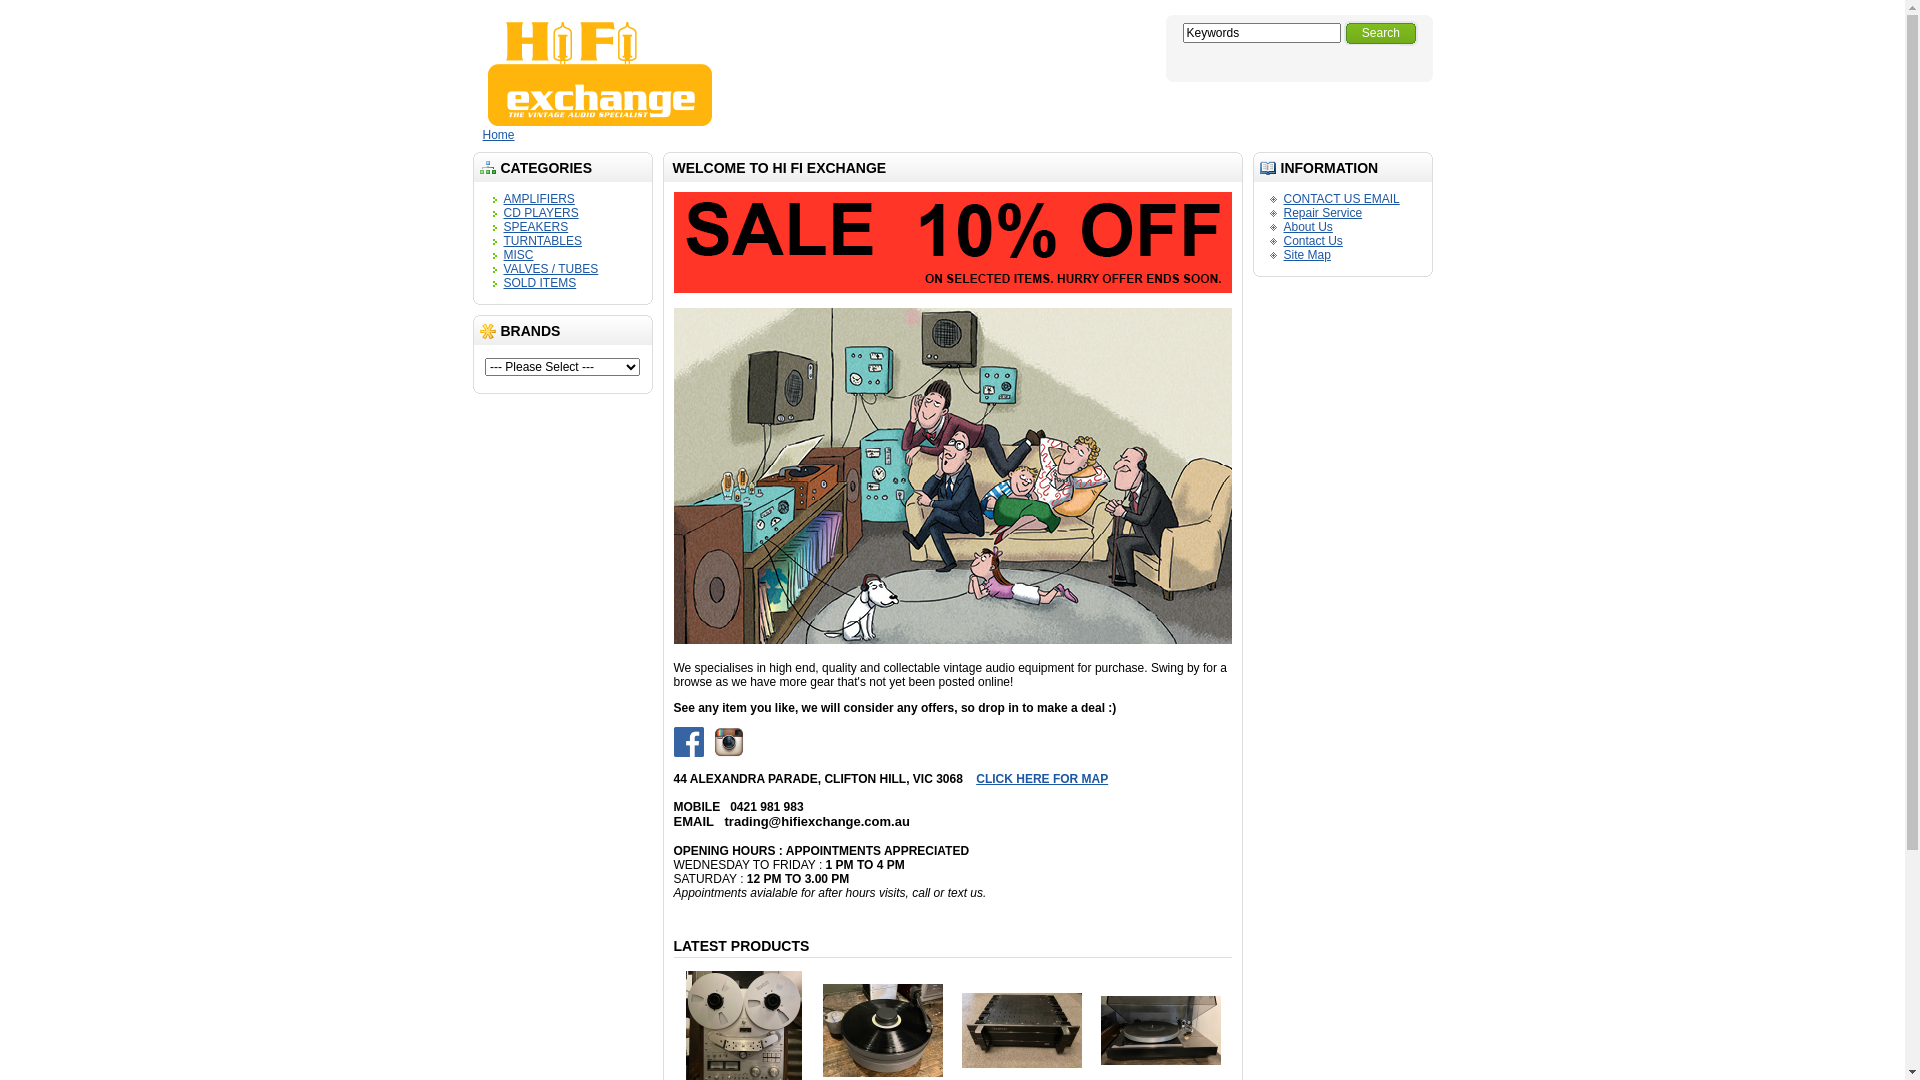  Describe the element at coordinates (504, 239) in the screenshot. I see `'TURNTABLES'` at that location.